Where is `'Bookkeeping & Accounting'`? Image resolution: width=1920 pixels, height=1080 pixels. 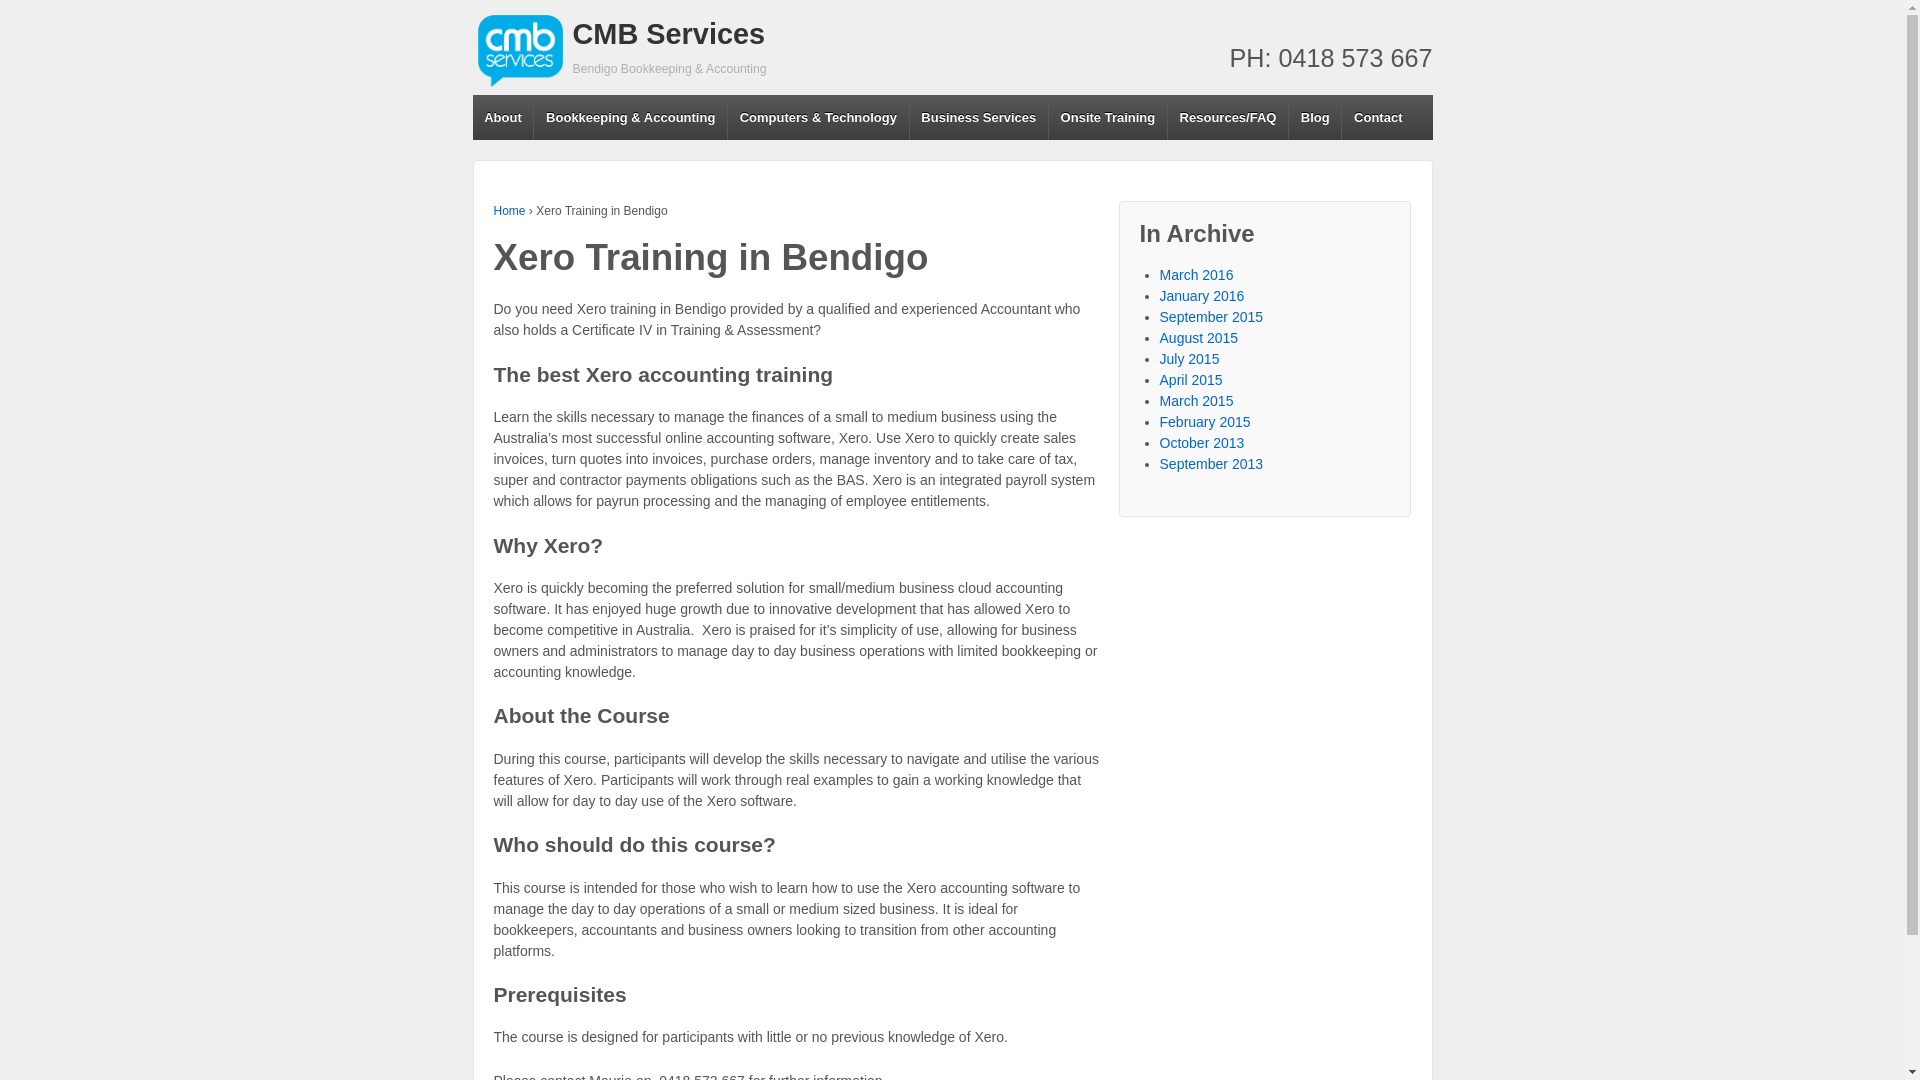
'Bookkeeping & Accounting' is located at coordinates (628, 117).